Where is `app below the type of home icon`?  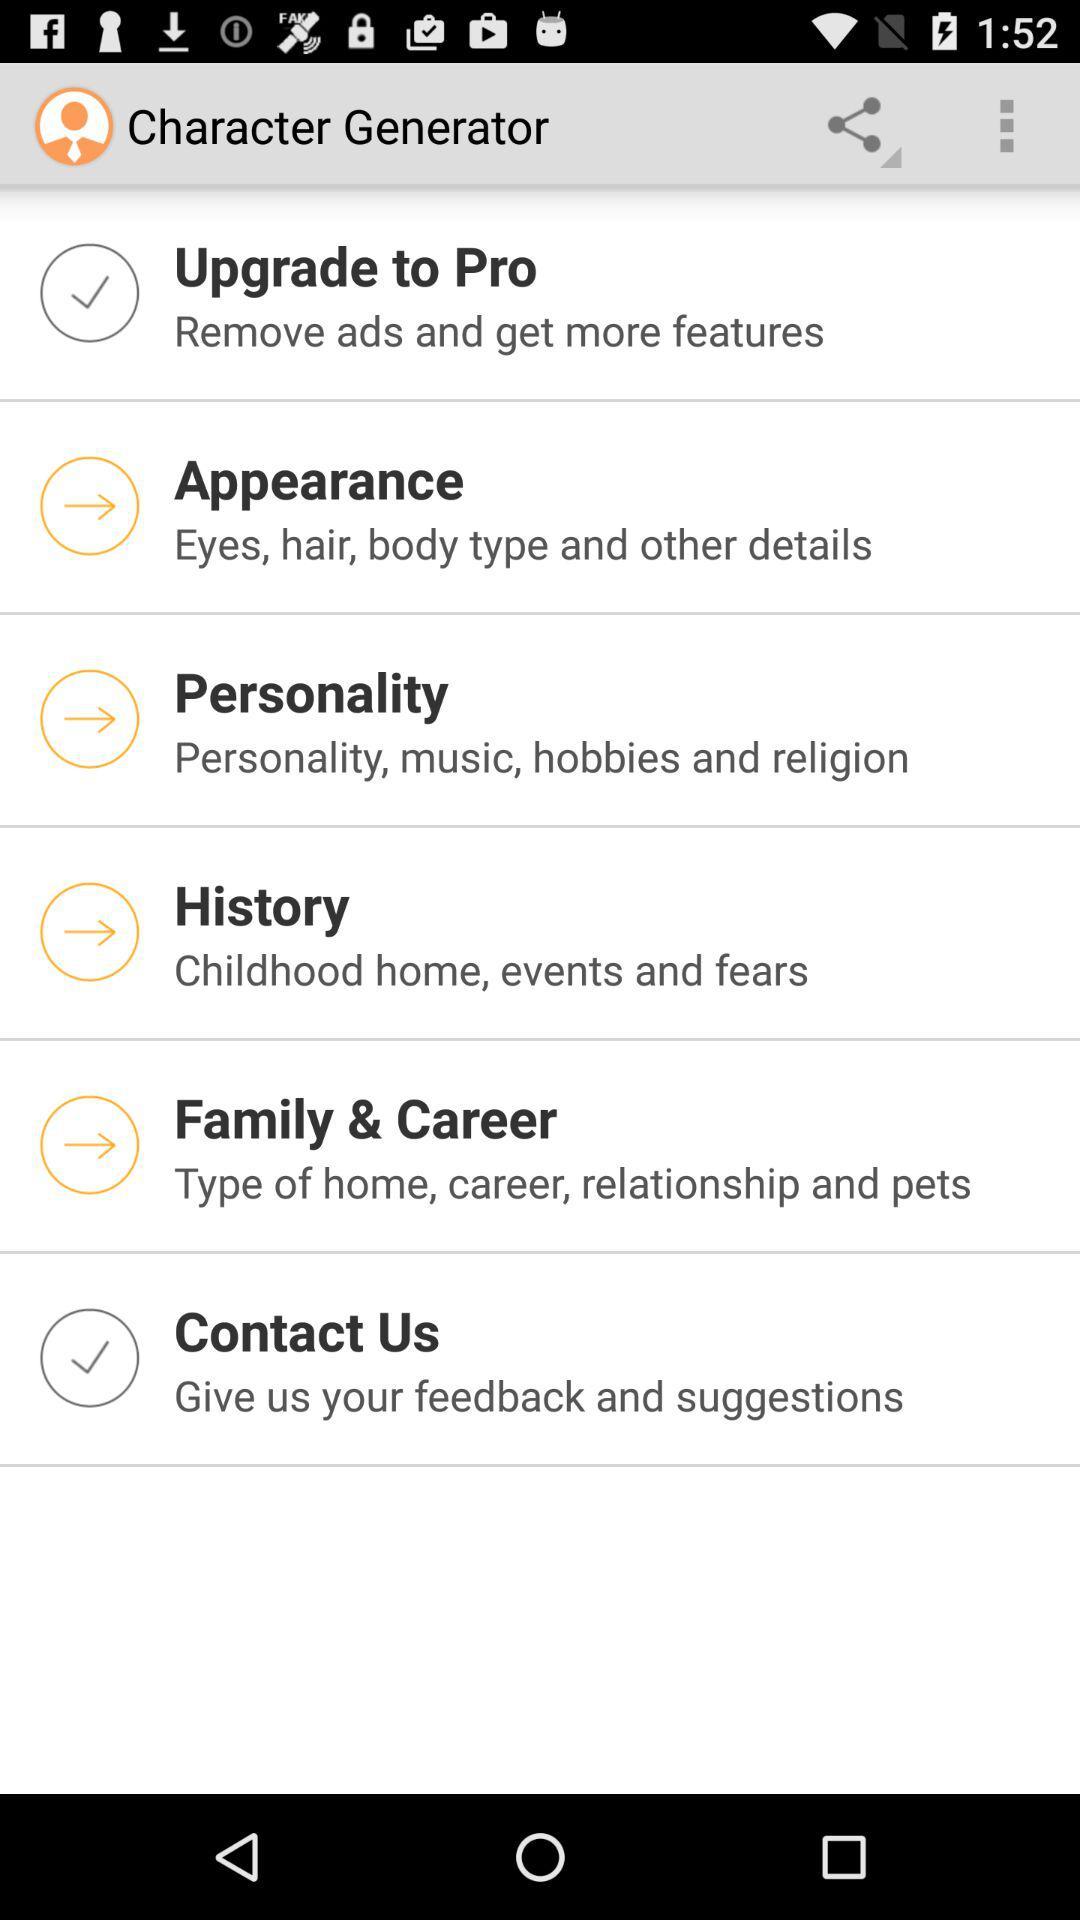 app below the type of home icon is located at coordinates (613, 1330).